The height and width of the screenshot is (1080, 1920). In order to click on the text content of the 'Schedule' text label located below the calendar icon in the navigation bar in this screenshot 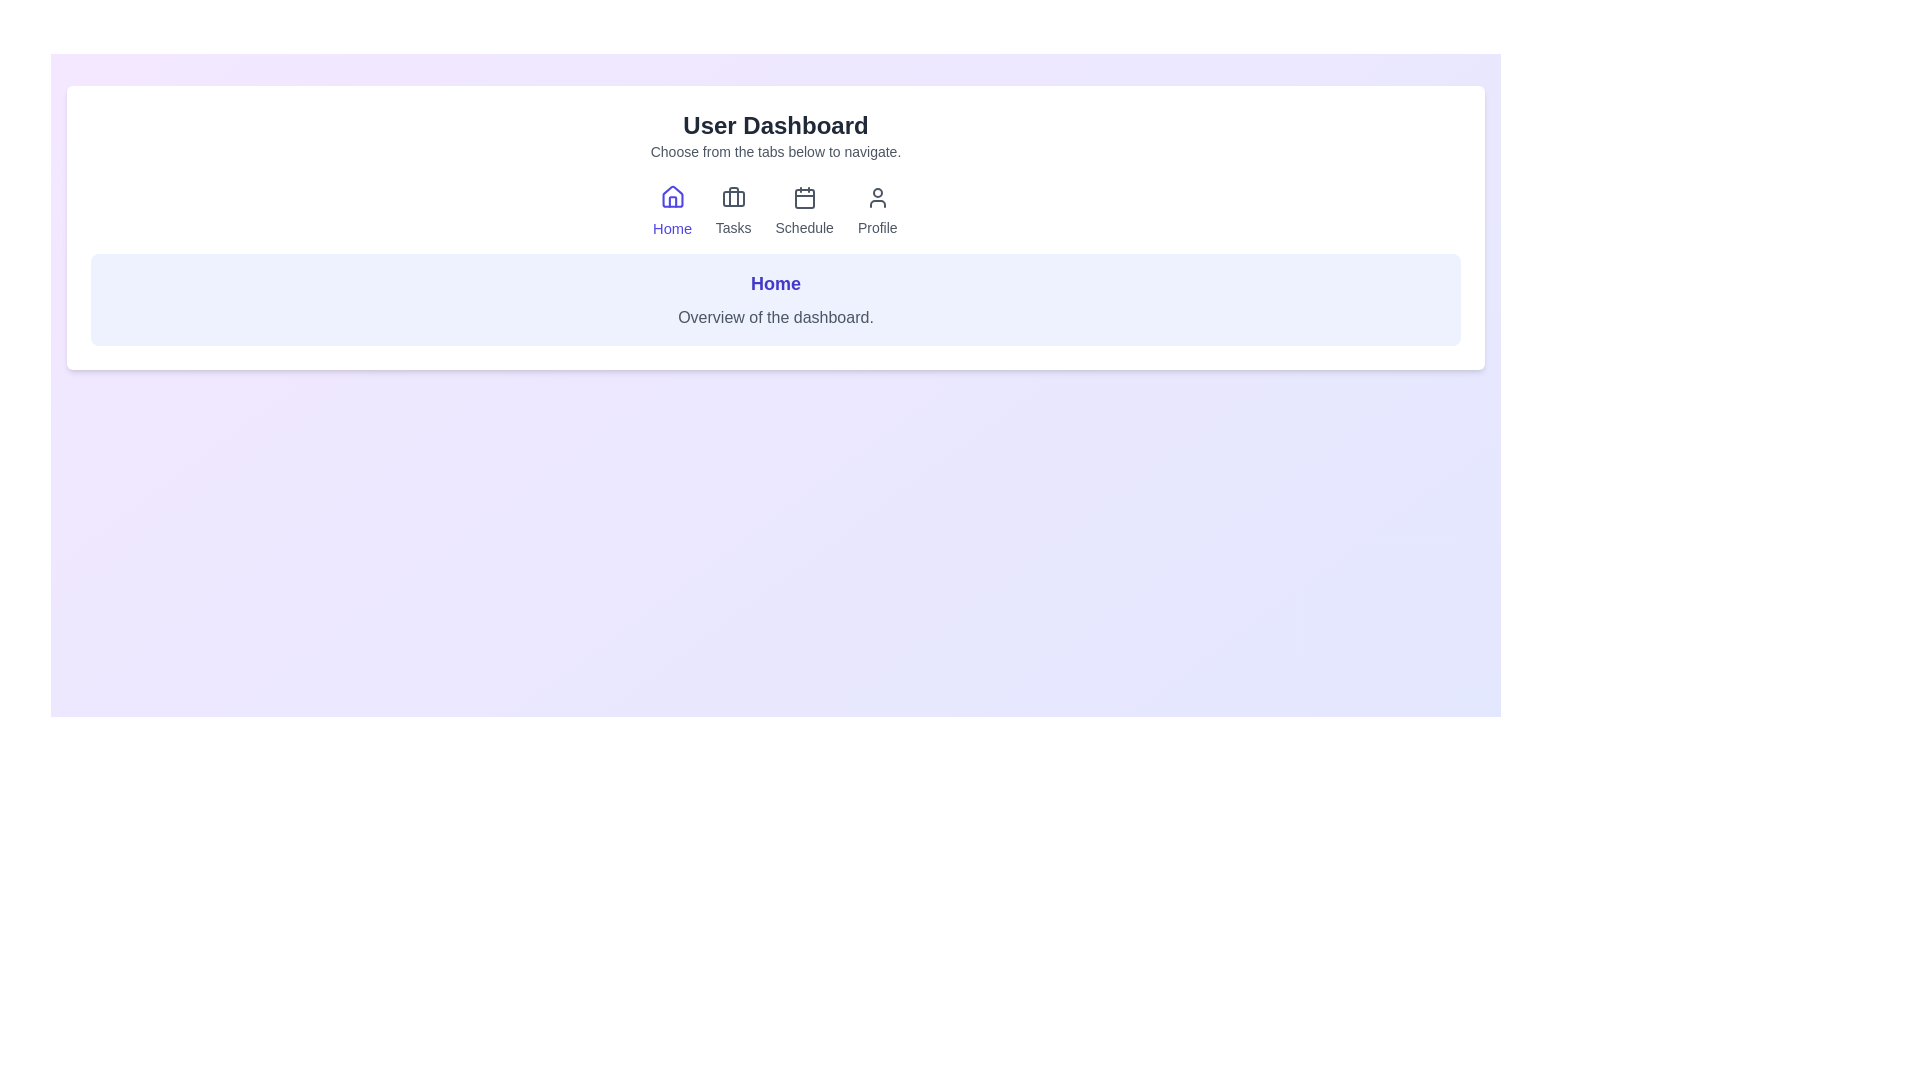, I will do `click(804, 226)`.